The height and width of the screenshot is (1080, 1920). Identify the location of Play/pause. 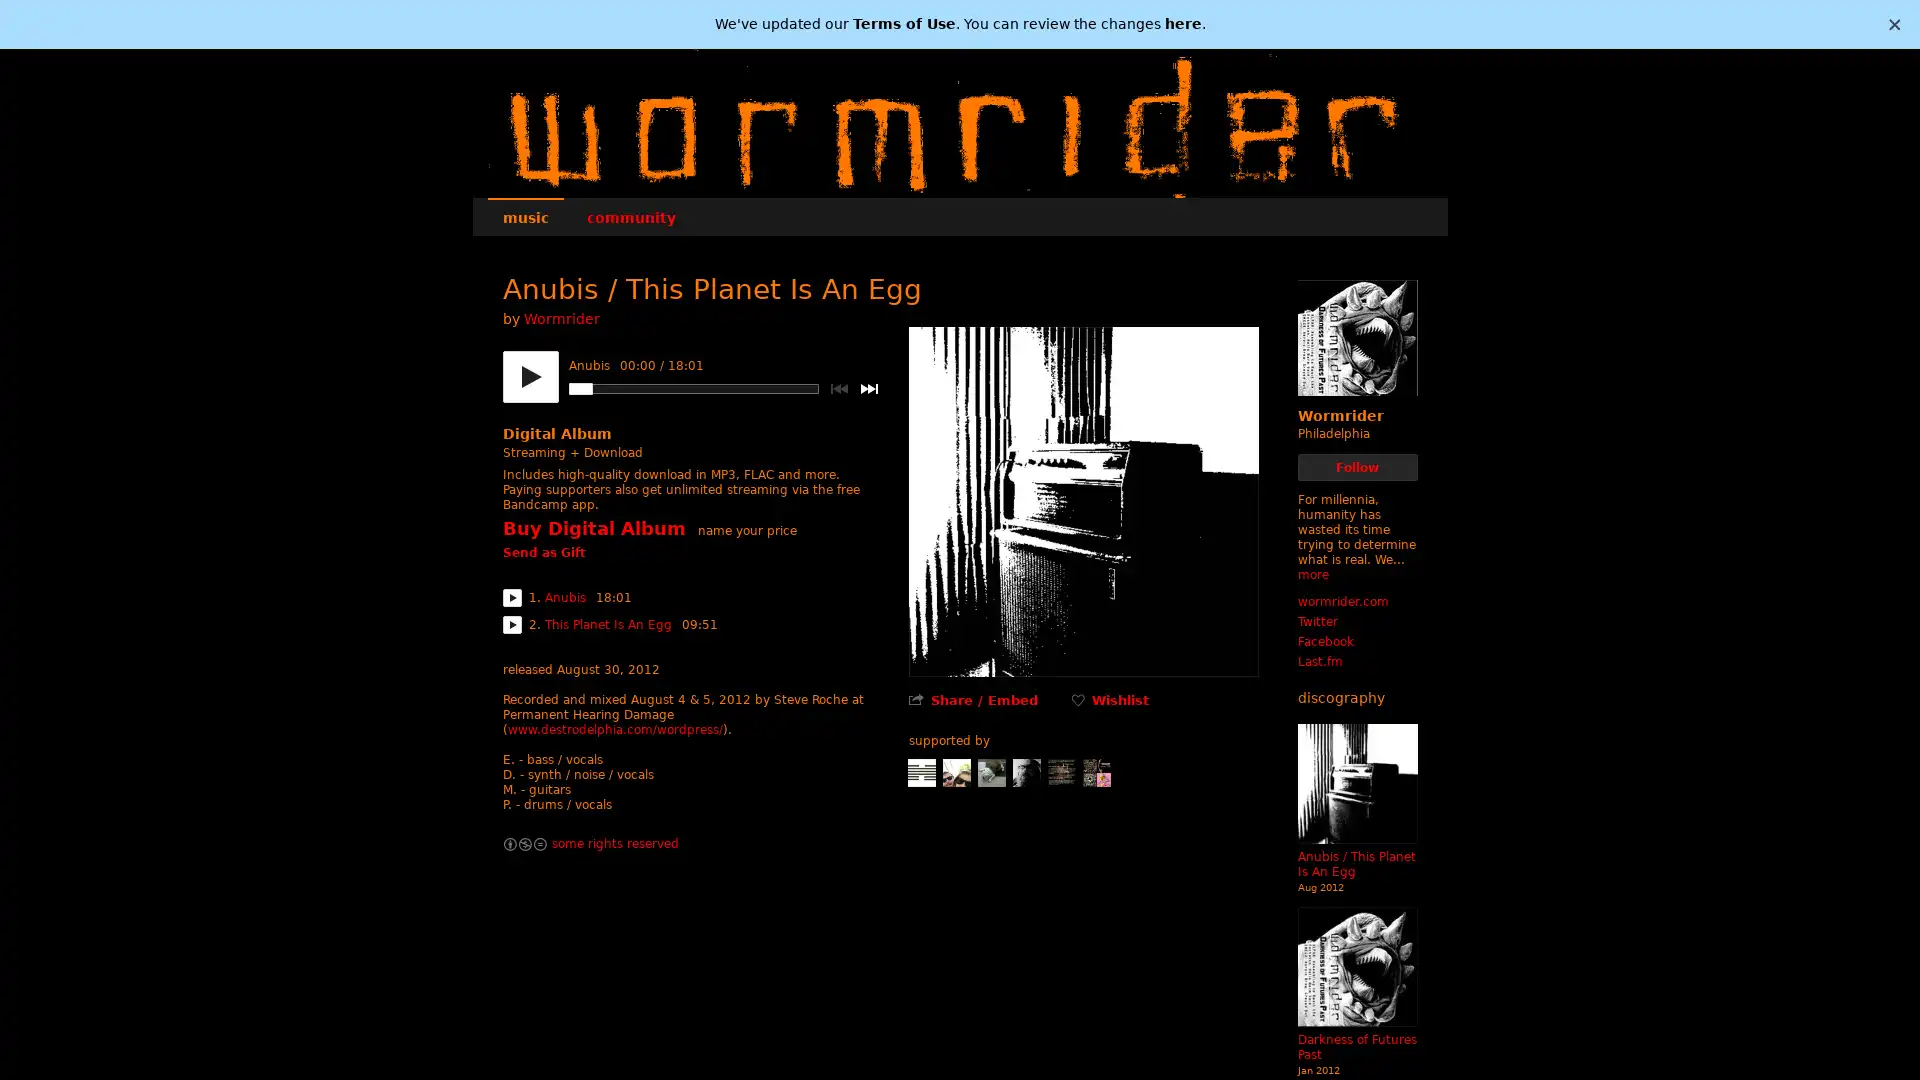
(529, 377).